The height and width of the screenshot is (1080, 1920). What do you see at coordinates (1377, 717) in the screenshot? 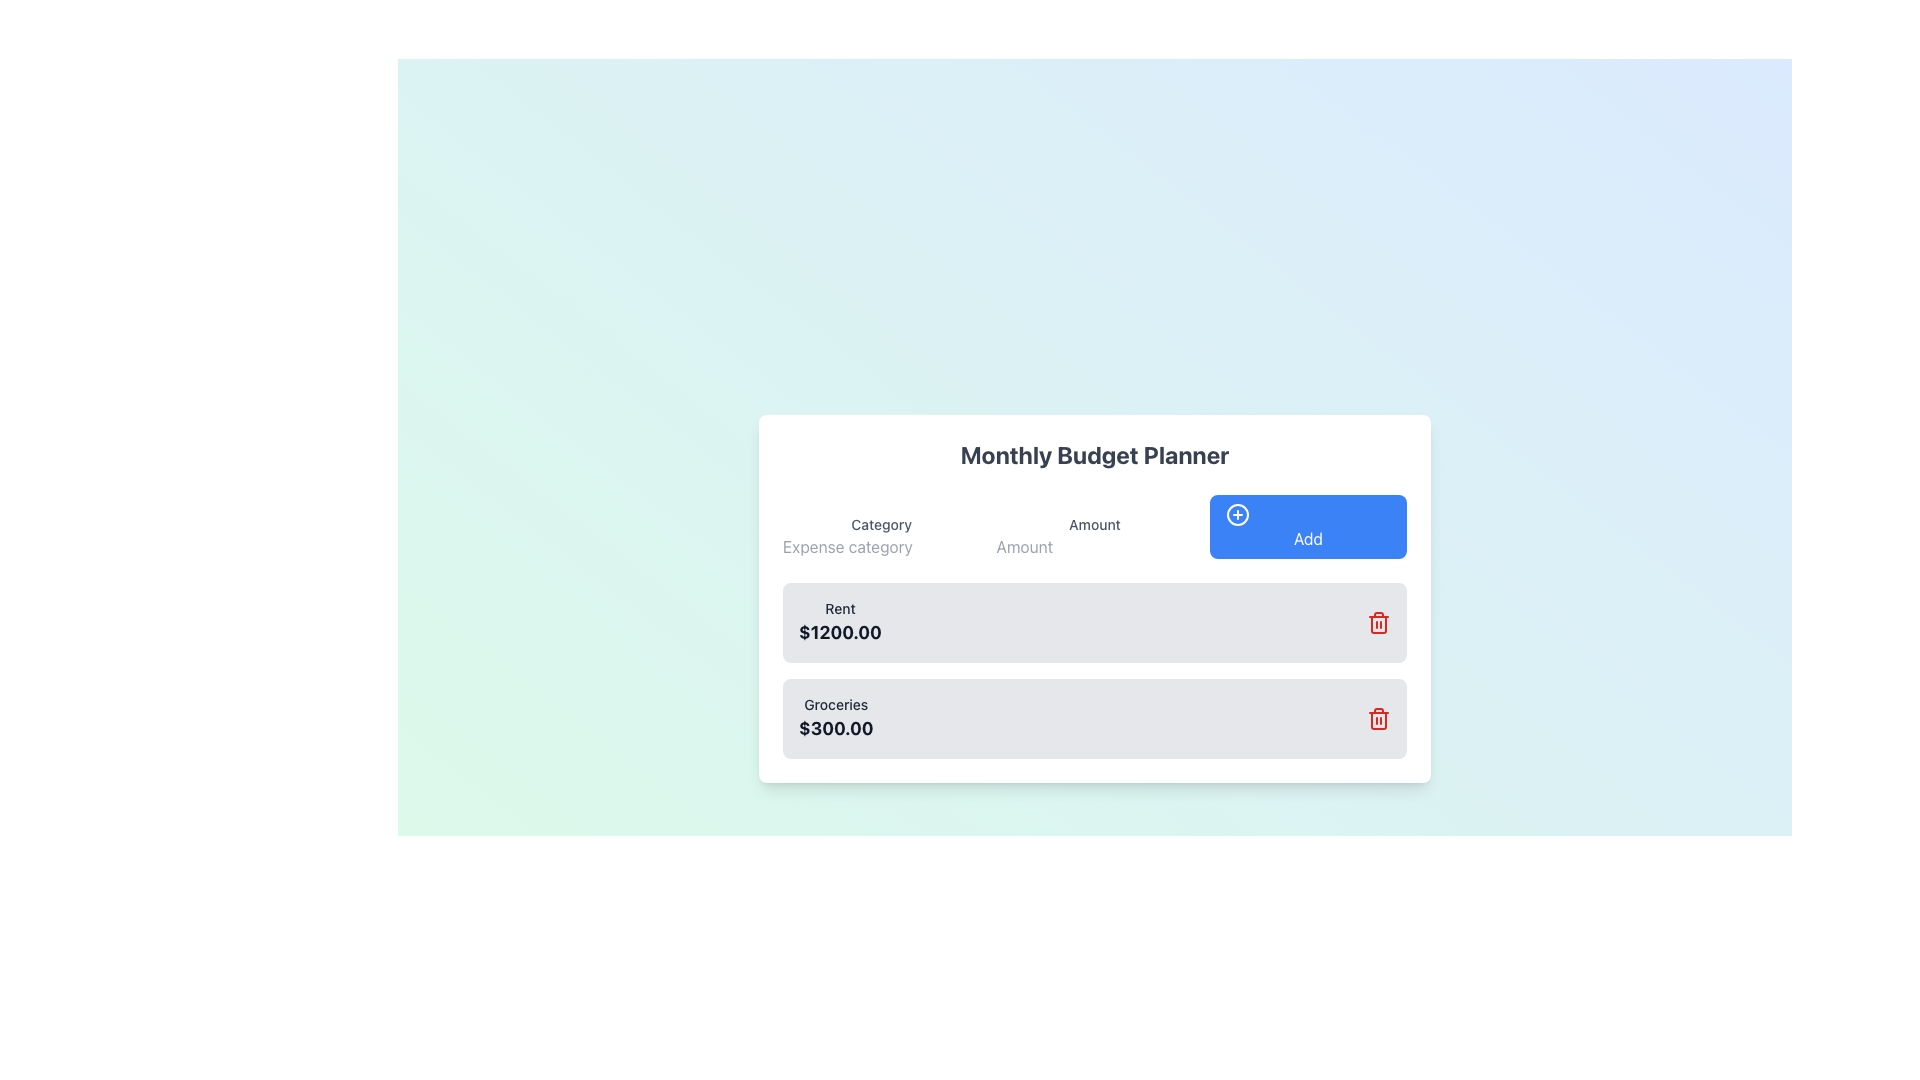
I see `the red trash icon button located to the right of the 'Groceries' item` at bounding box center [1377, 717].